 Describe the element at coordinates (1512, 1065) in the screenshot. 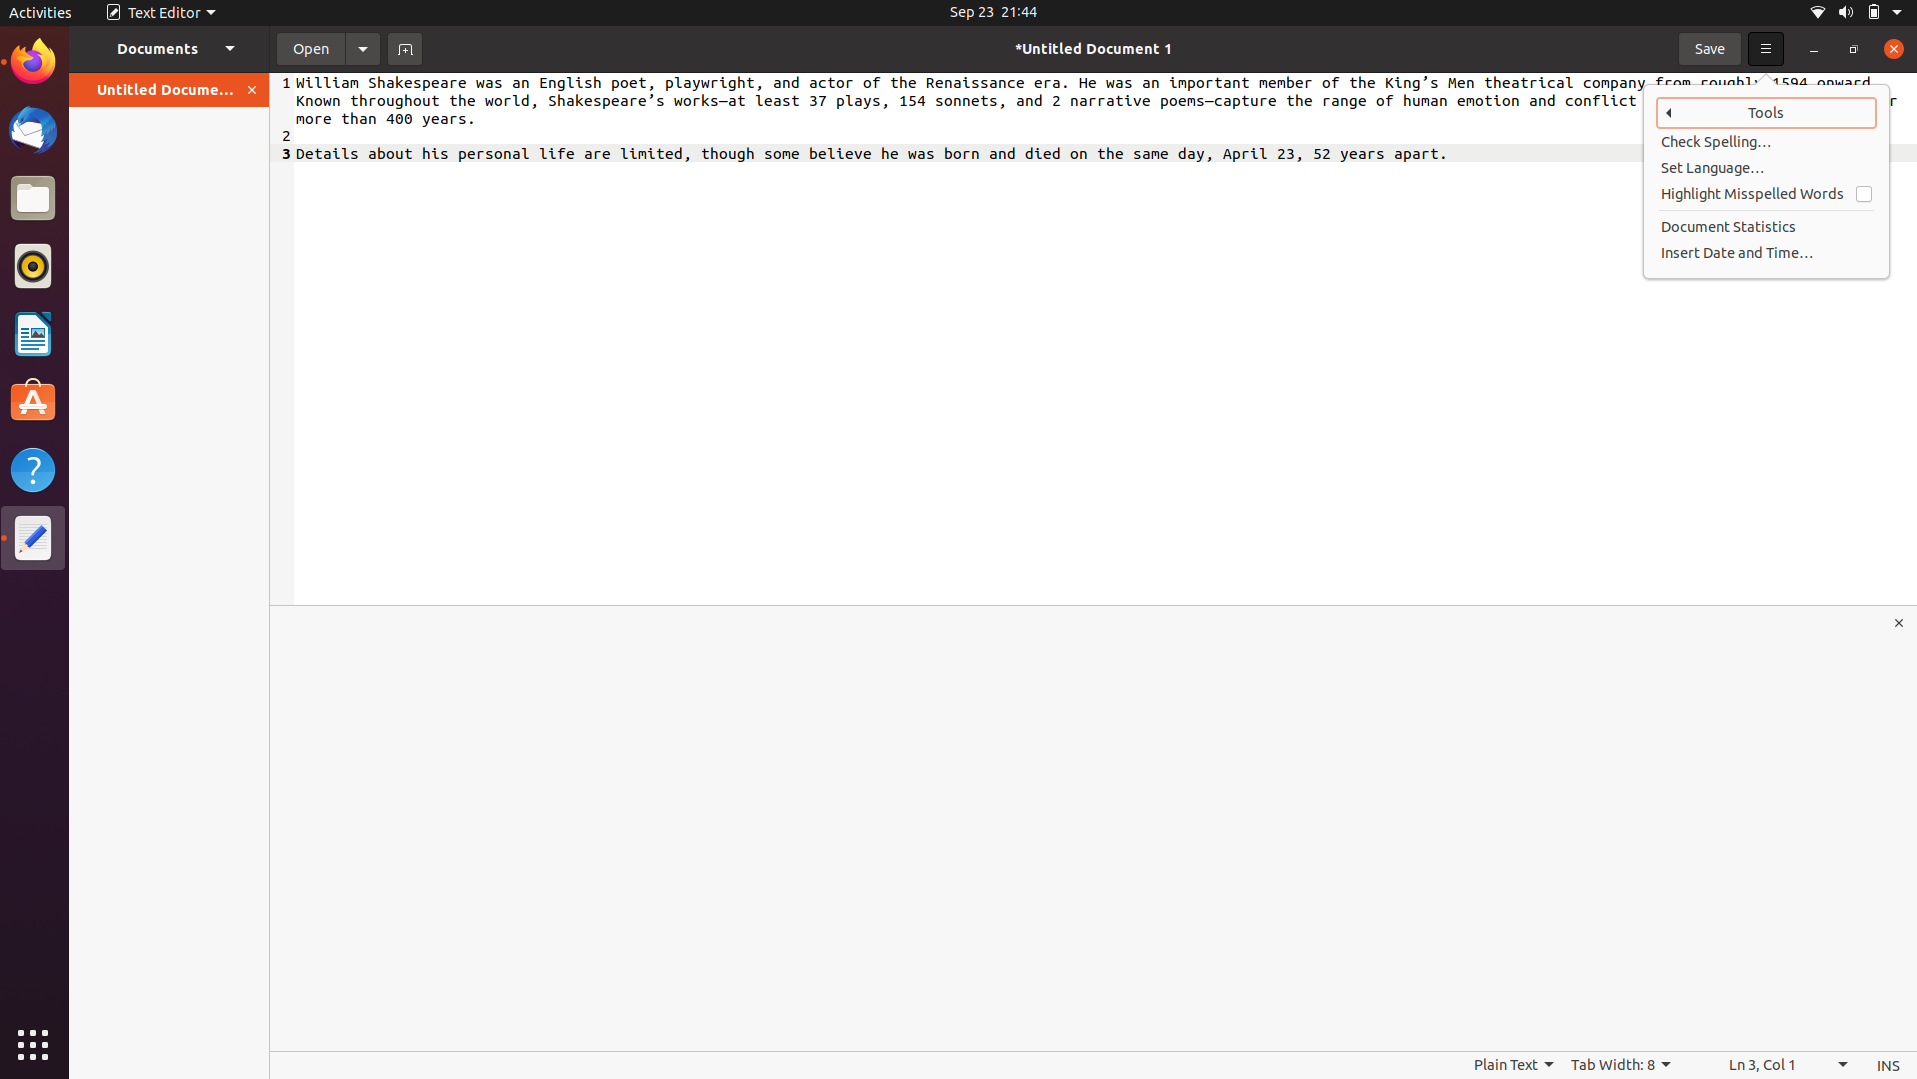

I see `Convert the saved file type to HTML` at that location.